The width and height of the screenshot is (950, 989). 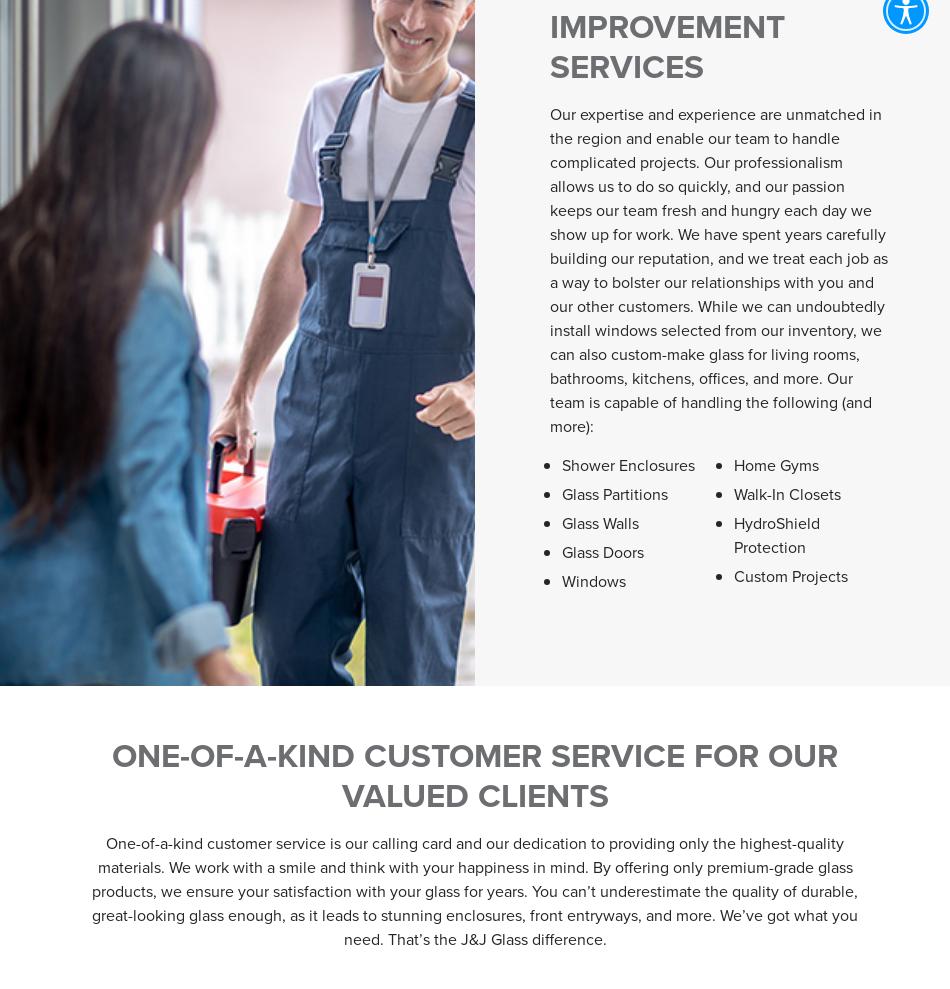 What do you see at coordinates (775, 463) in the screenshot?
I see `'Home Gyms'` at bounding box center [775, 463].